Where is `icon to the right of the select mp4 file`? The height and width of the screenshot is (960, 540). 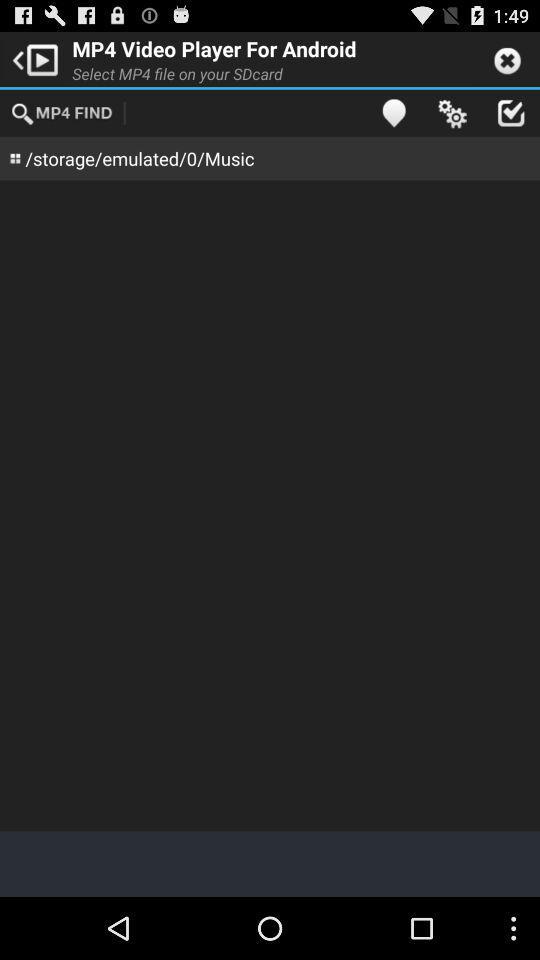 icon to the right of the select mp4 file is located at coordinates (393, 112).